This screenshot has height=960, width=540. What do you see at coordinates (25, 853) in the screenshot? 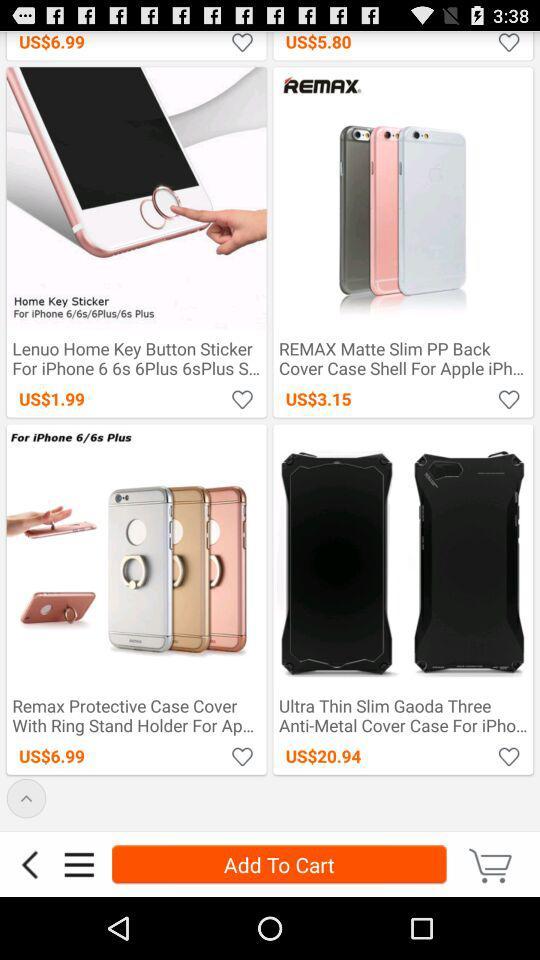
I see `the expand_less icon` at bounding box center [25, 853].